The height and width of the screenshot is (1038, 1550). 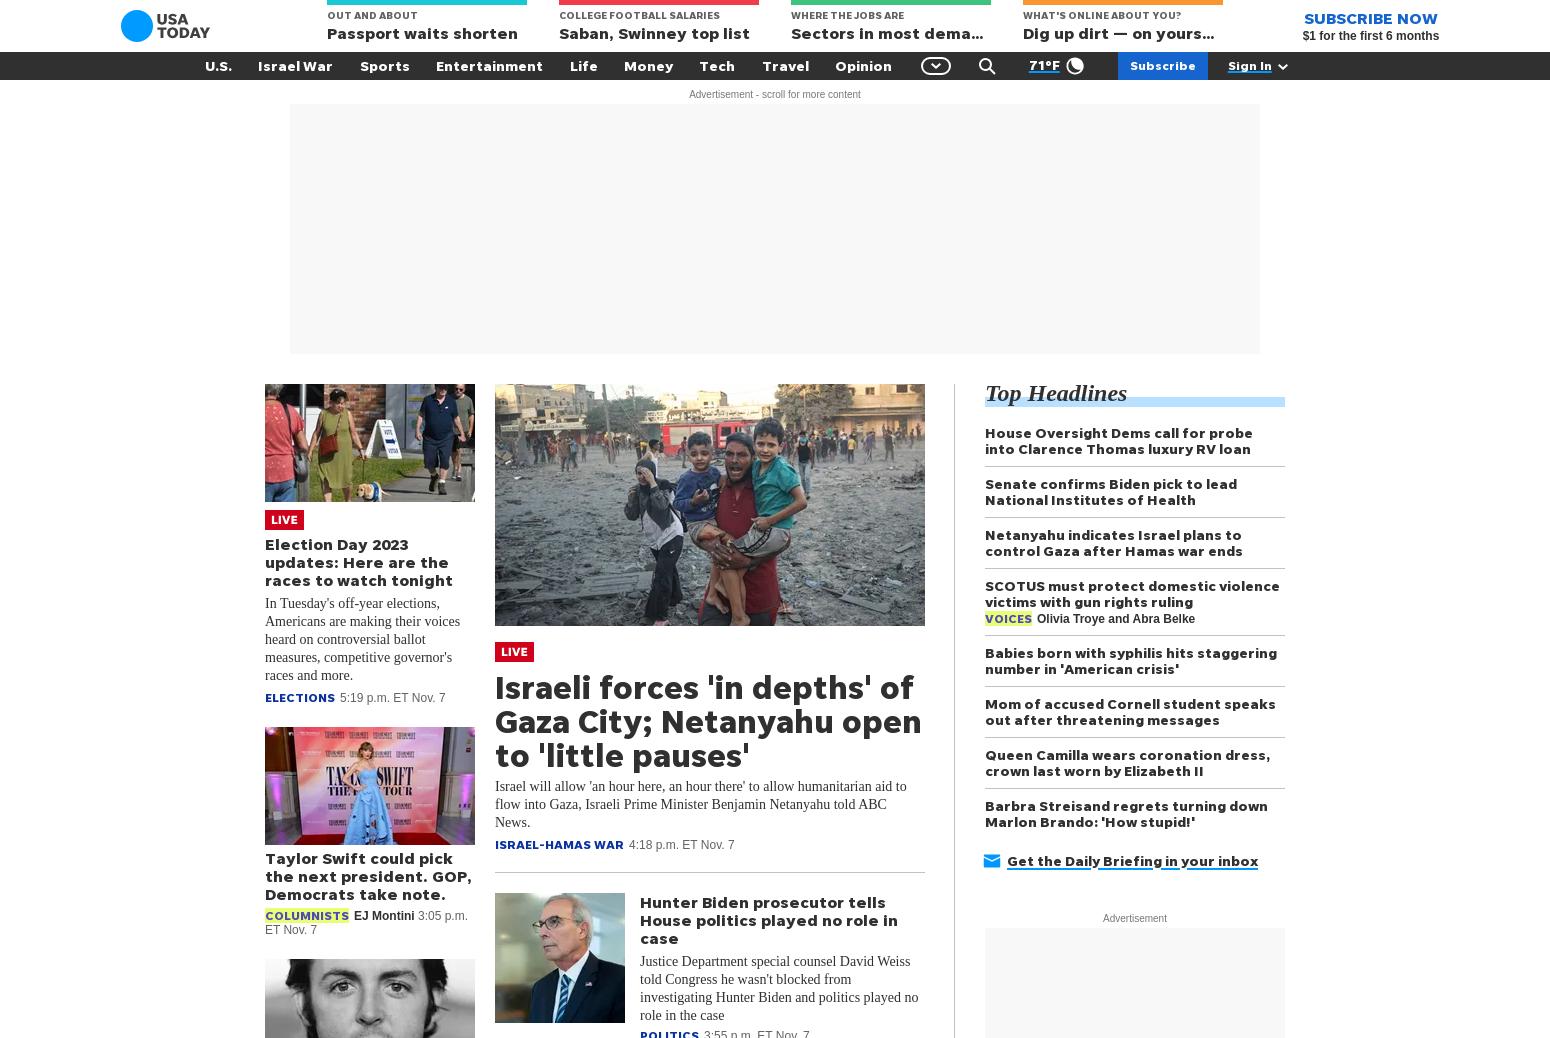 I want to click on 'Israeli forces 'in depths' of Gaza City; Netanyahu open to 'little pauses'', so click(x=708, y=719).